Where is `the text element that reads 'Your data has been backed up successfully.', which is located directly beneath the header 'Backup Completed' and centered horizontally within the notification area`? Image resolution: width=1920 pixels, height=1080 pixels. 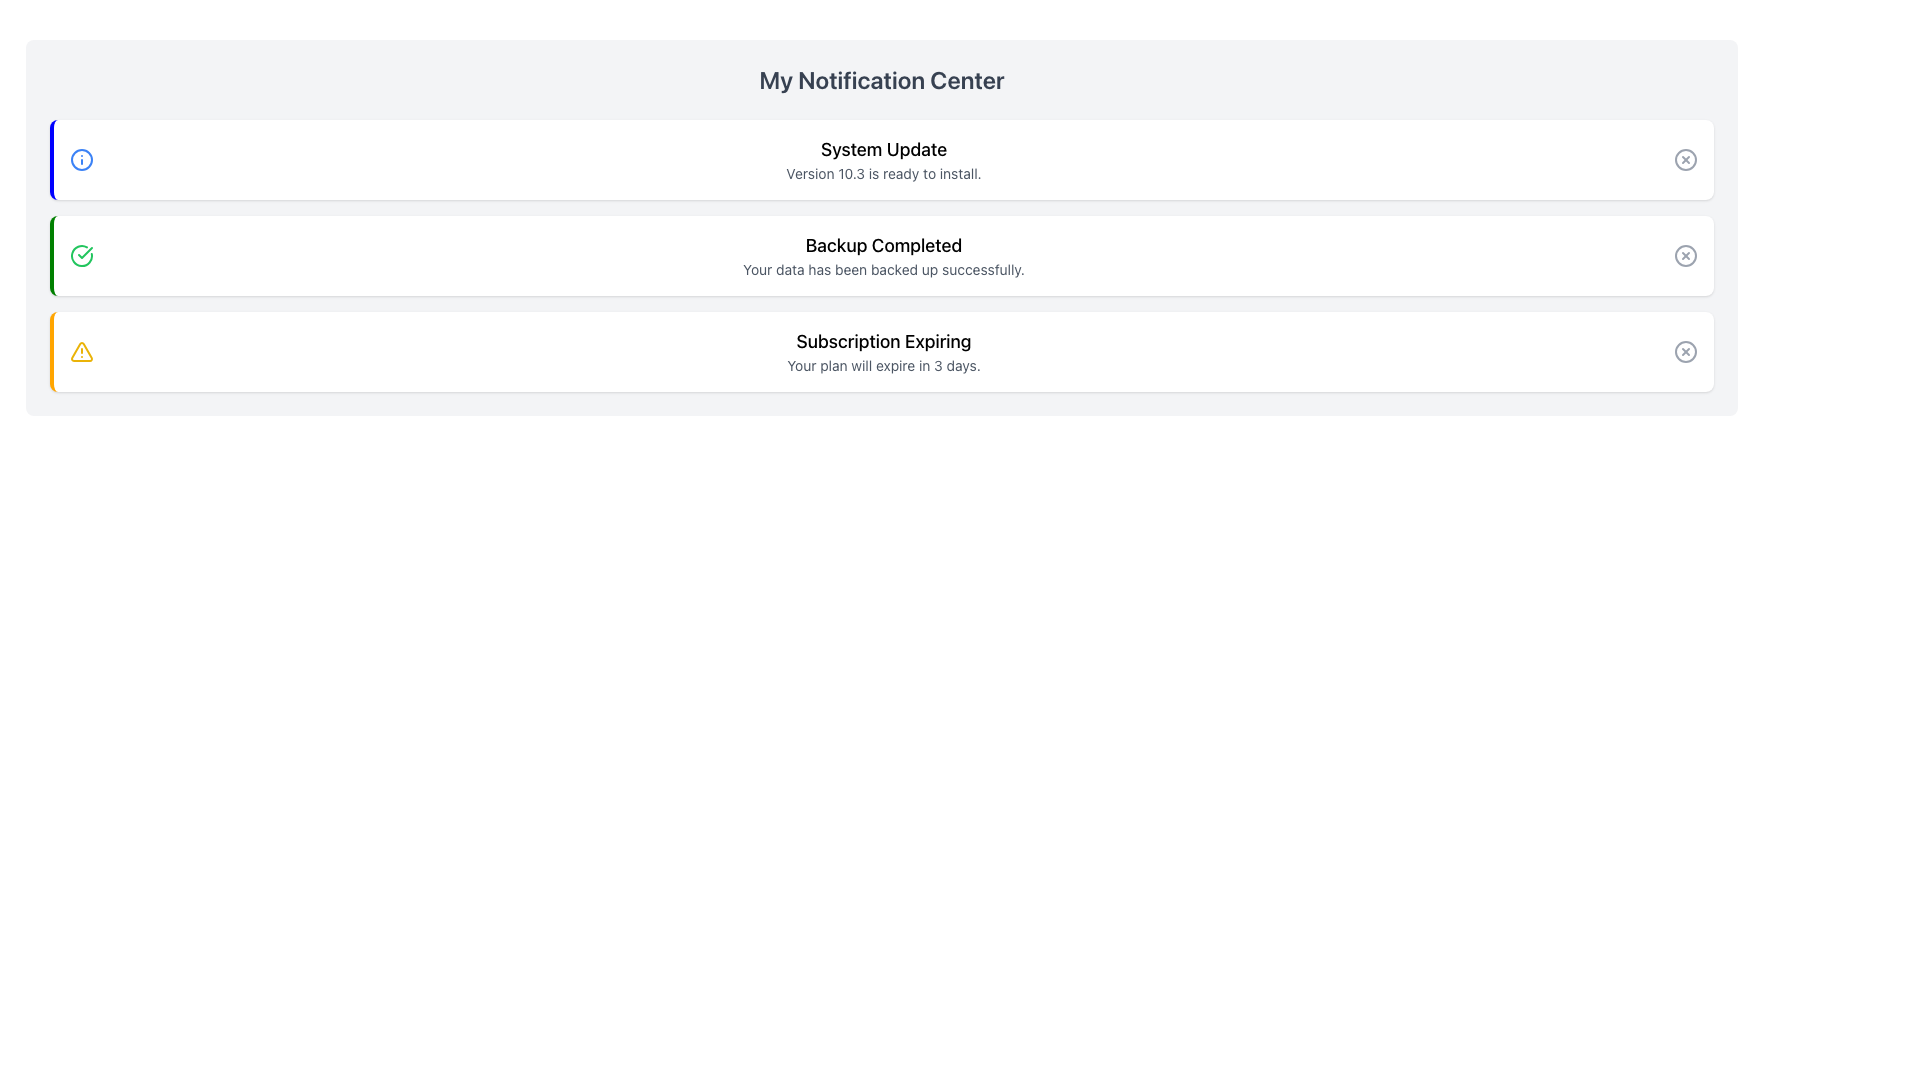 the text element that reads 'Your data has been backed up successfully.', which is located directly beneath the header 'Backup Completed' and centered horizontally within the notification area is located at coordinates (882, 270).